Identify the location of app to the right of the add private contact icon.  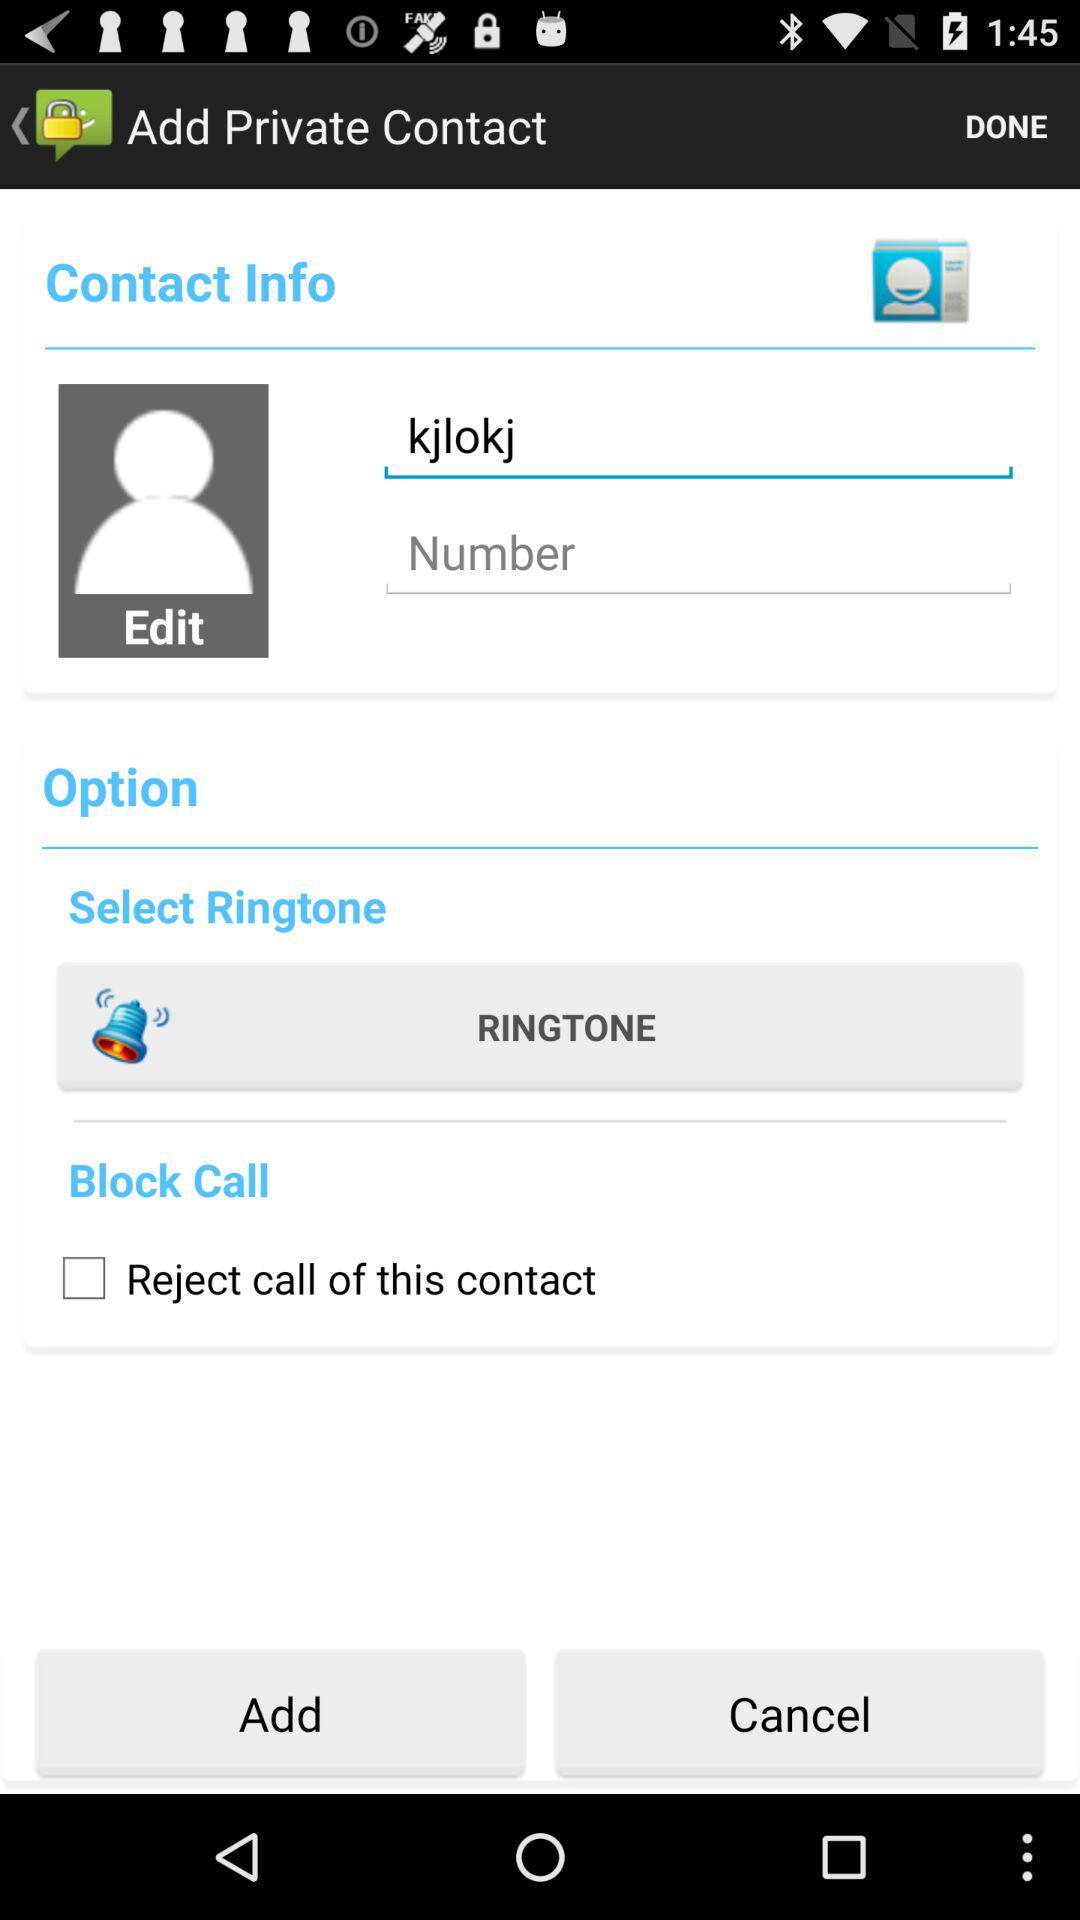
(1006, 124).